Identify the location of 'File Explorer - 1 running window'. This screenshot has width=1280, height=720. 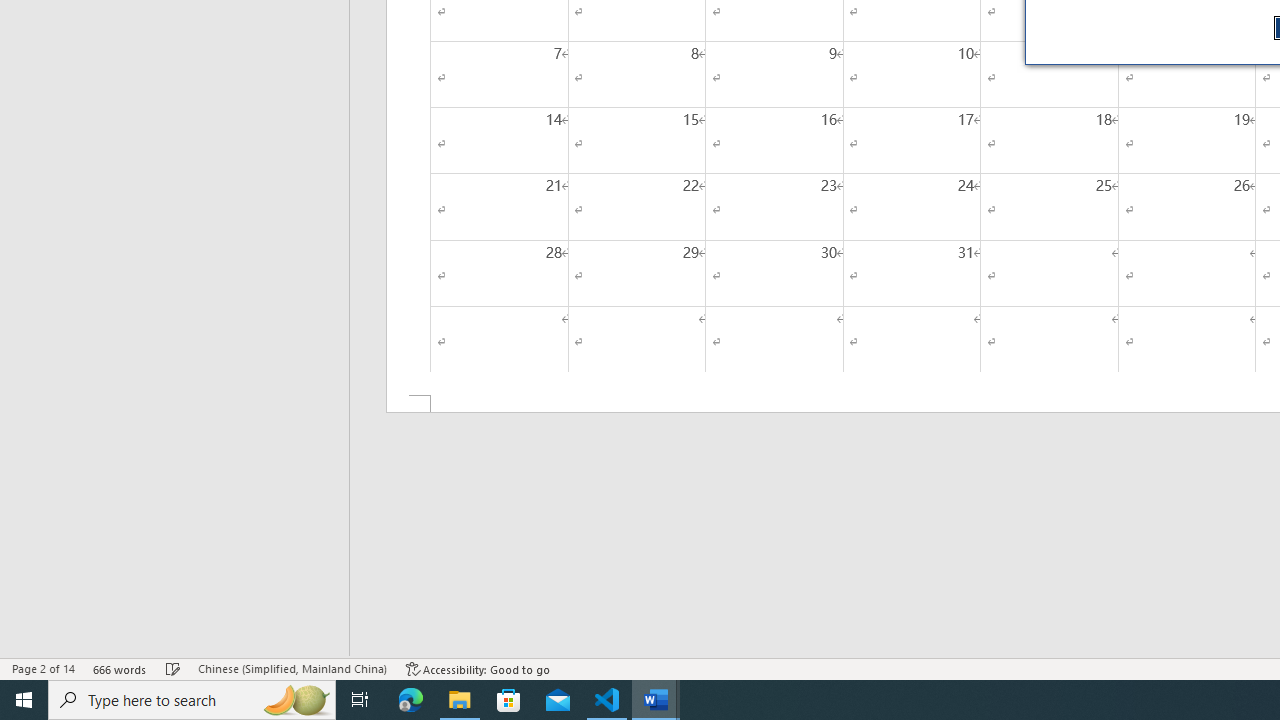
(459, 698).